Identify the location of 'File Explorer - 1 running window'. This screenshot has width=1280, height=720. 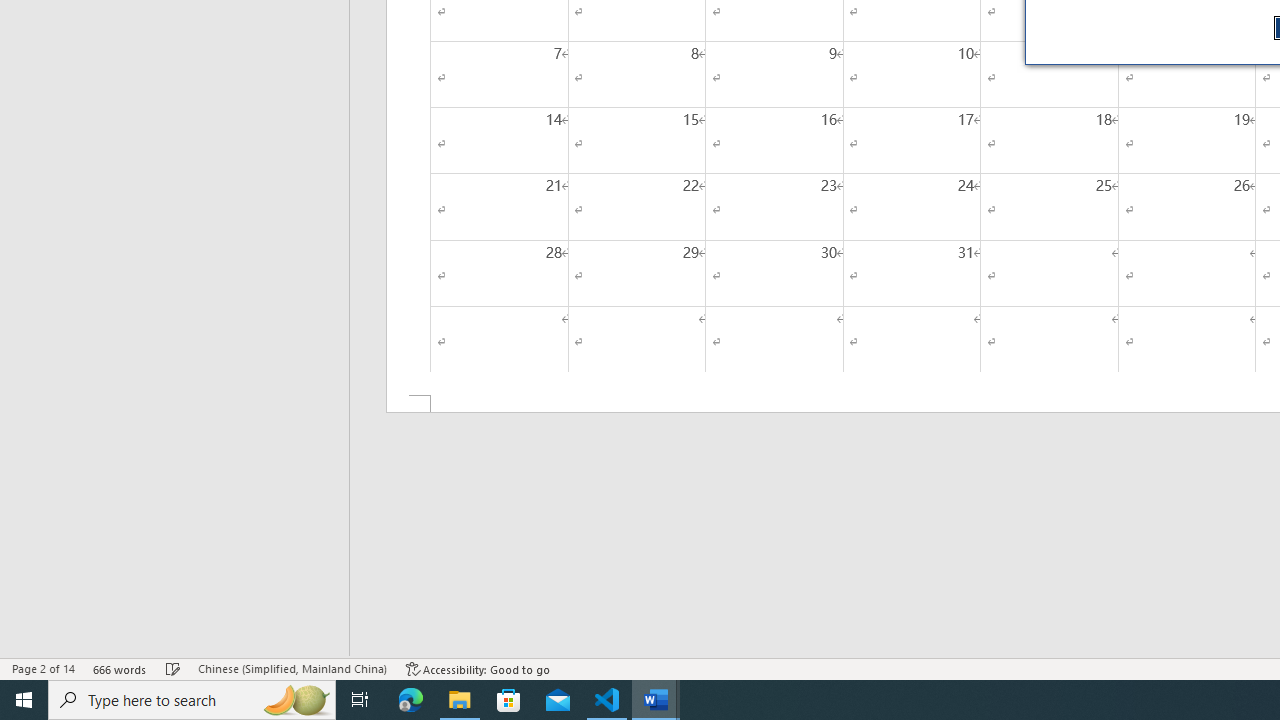
(459, 698).